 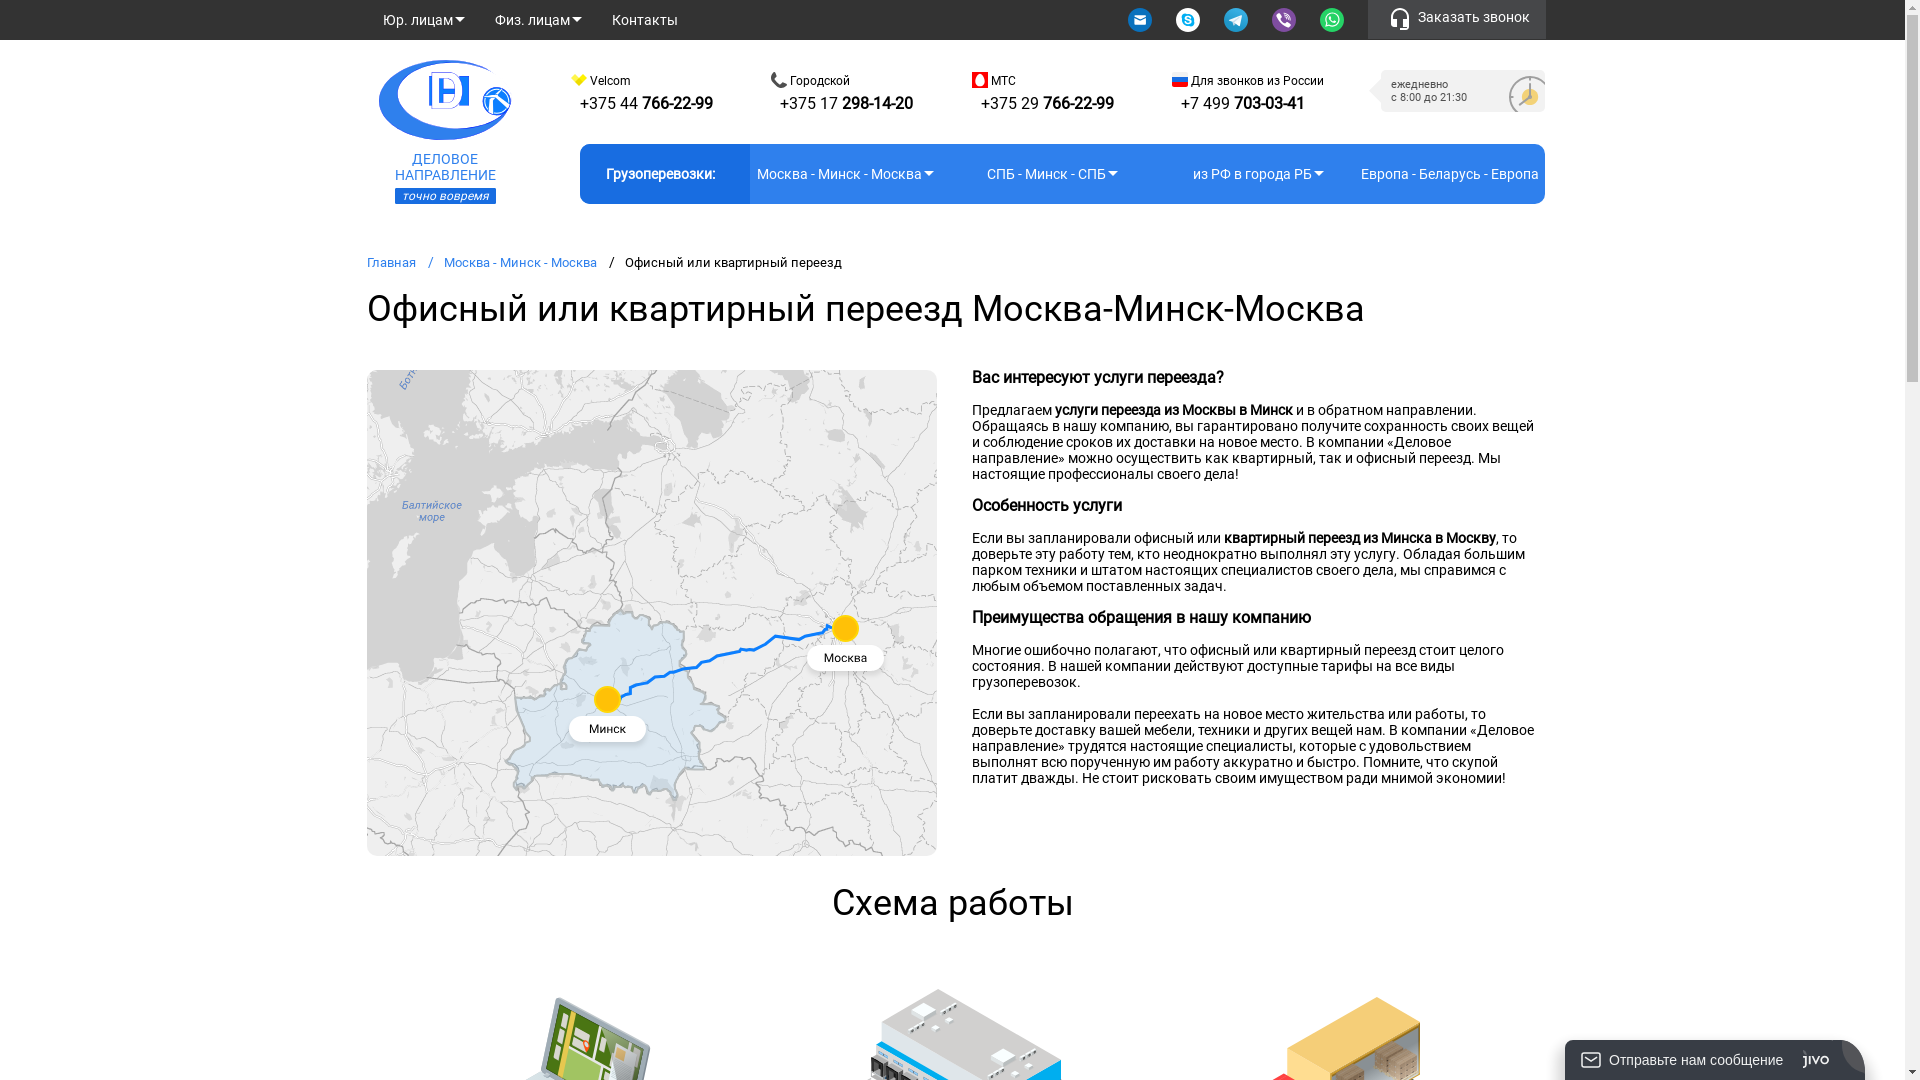 What do you see at coordinates (1242, 103) in the screenshot?
I see `'+7 499 703-03-41'` at bounding box center [1242, 103].